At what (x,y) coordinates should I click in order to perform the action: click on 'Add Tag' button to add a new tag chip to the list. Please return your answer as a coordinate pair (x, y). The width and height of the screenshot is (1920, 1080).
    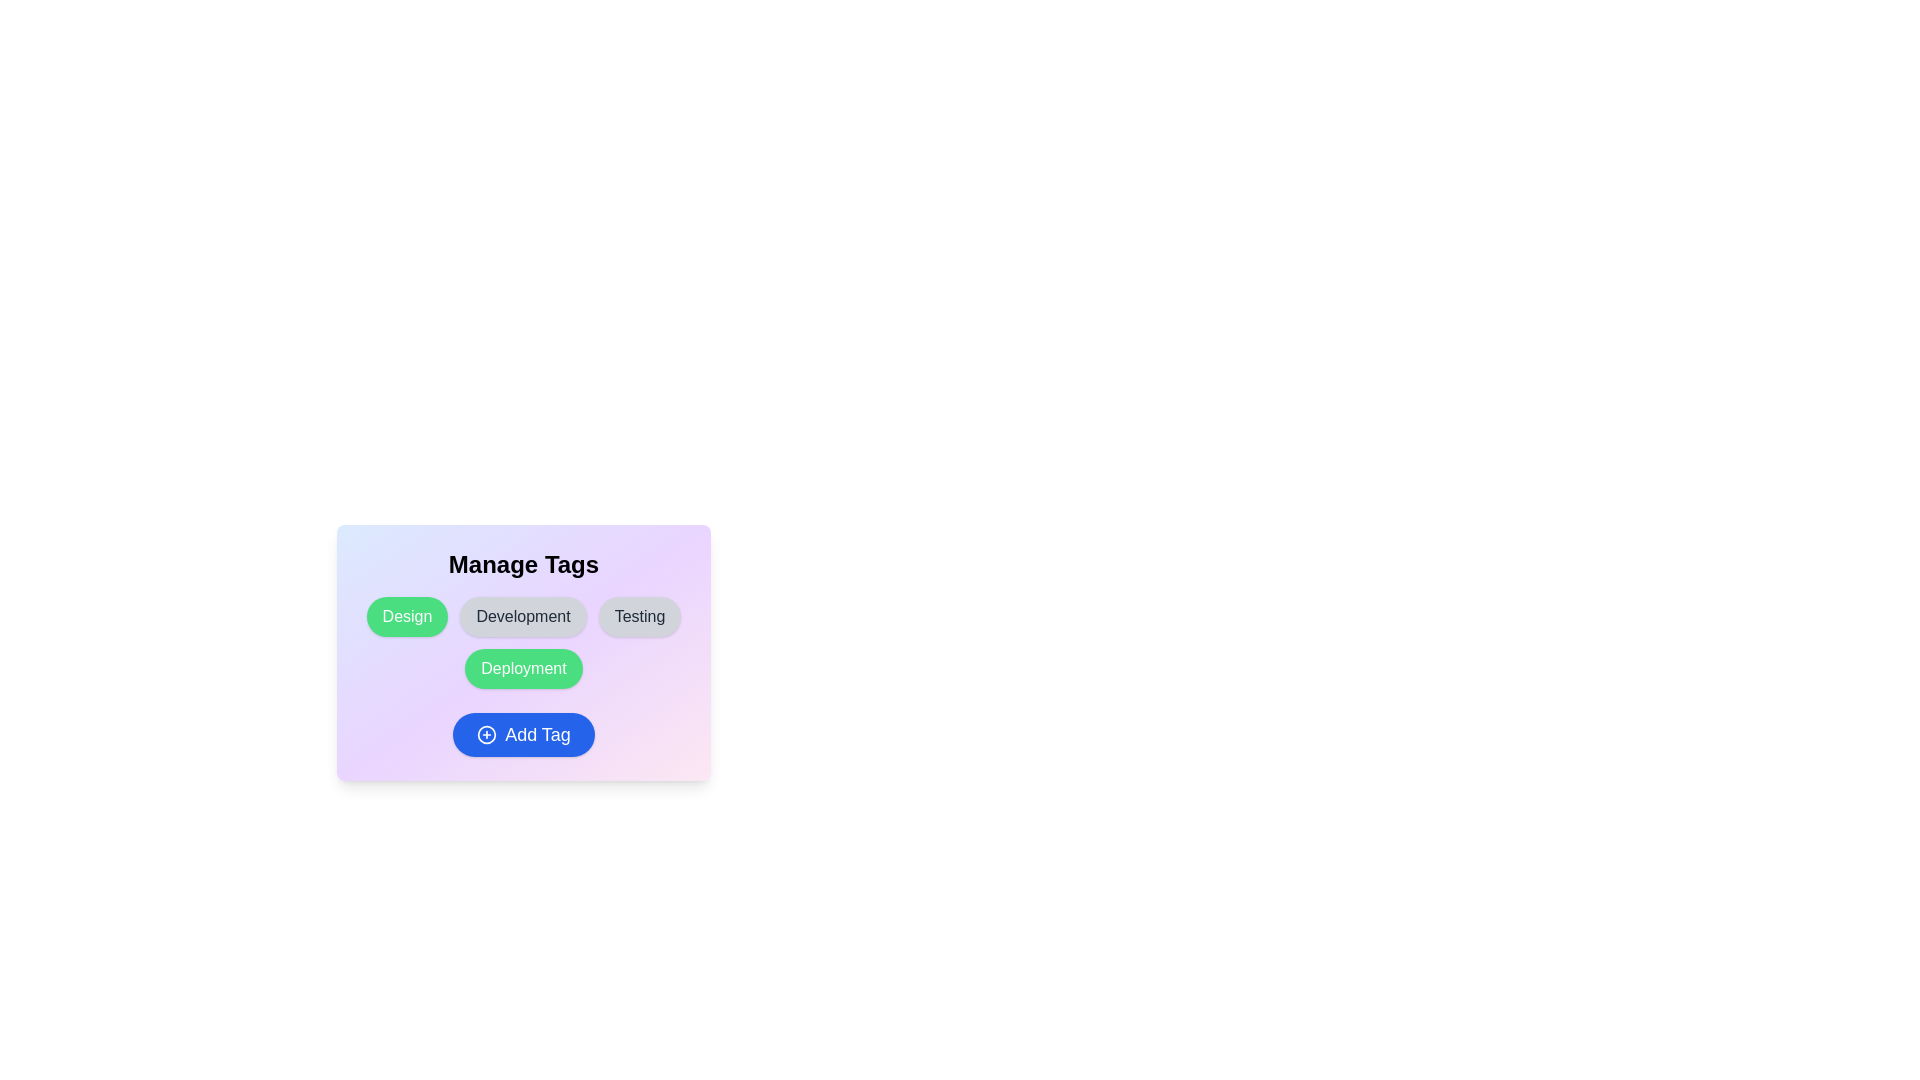
    Looking at the image, I should click on (523, 735).